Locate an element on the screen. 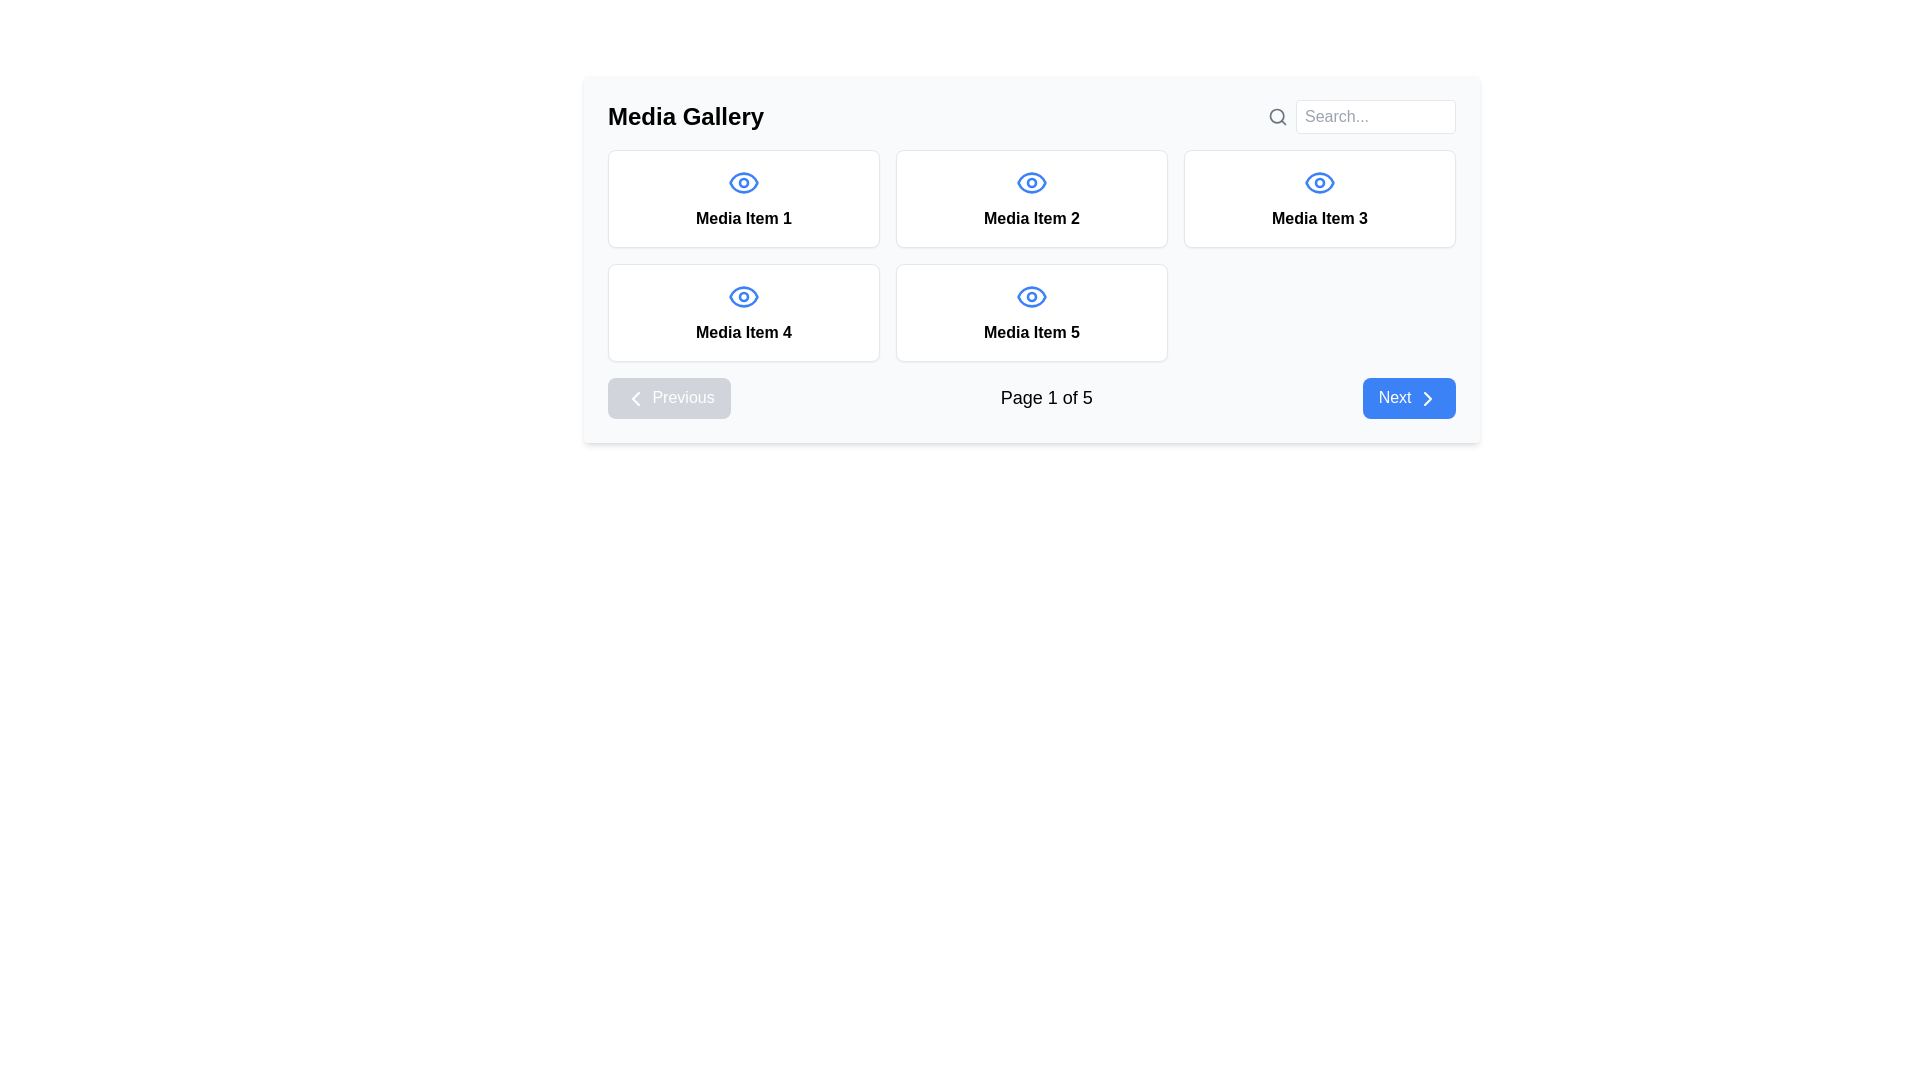 This screenshot has width=1920, height=1080. the central text of the pagination control that indicates the current page number and total pages available is located at coordinates (1045, 398).